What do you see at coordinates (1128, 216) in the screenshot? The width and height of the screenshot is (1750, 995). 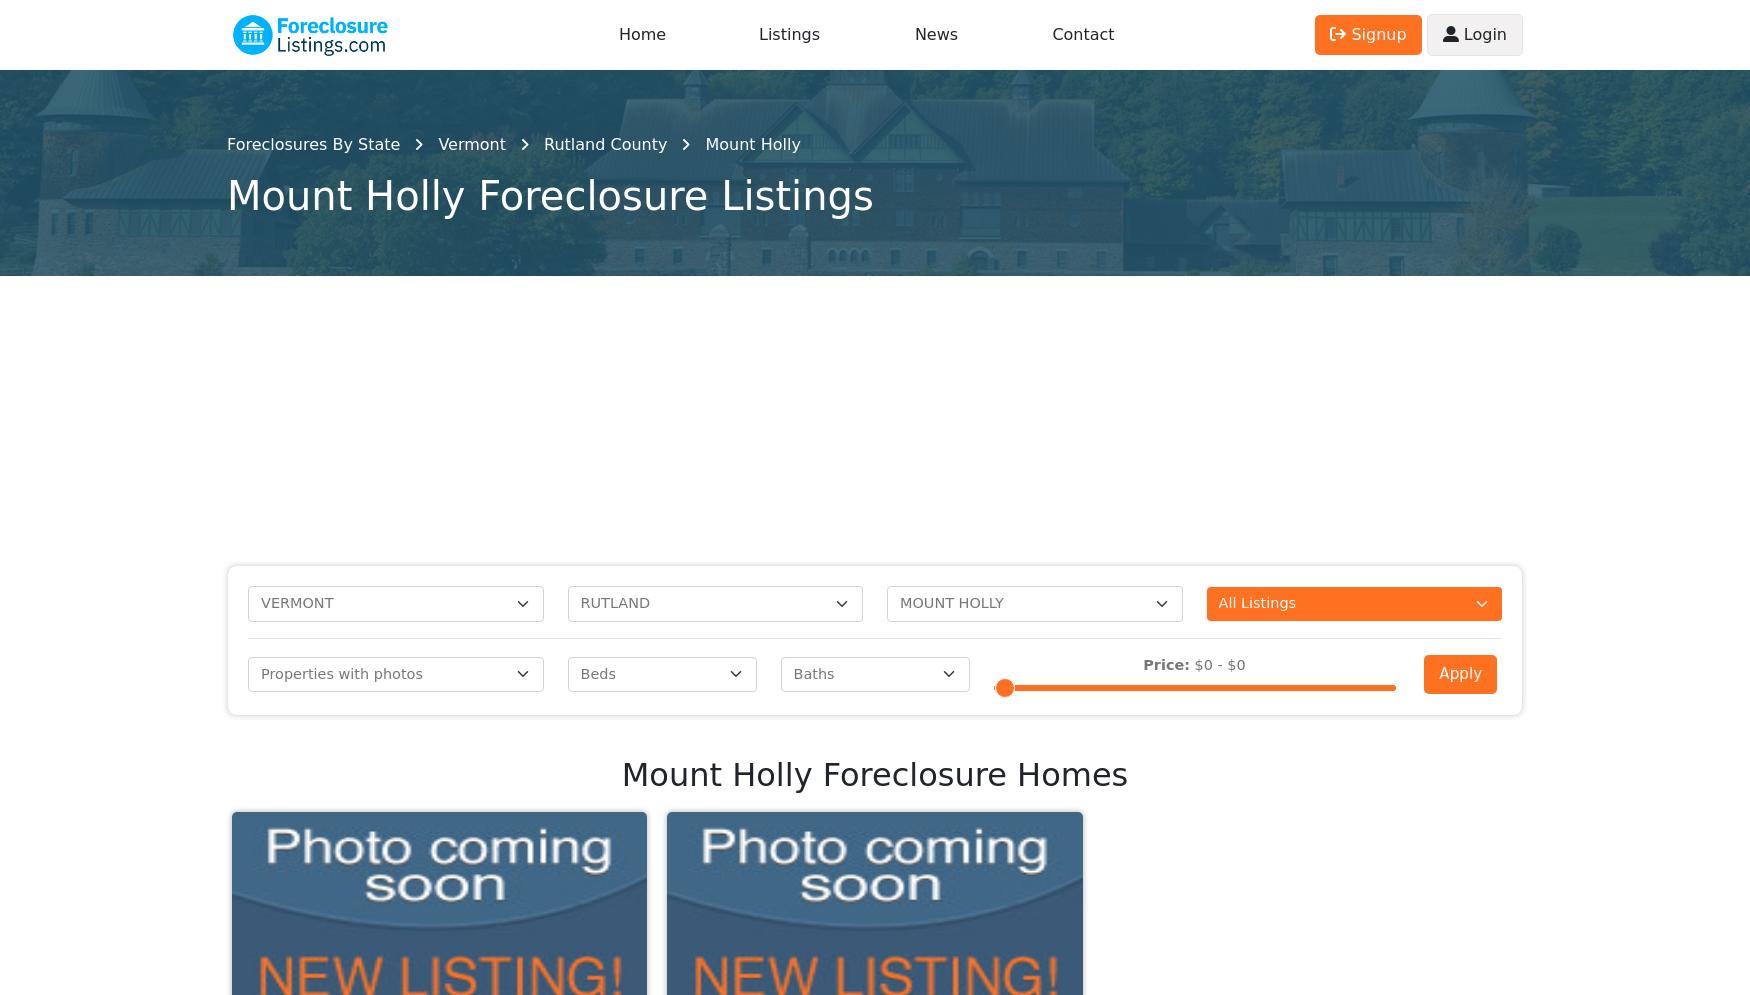 I see `'3 Beds'` at bounding box center [1128, 216].